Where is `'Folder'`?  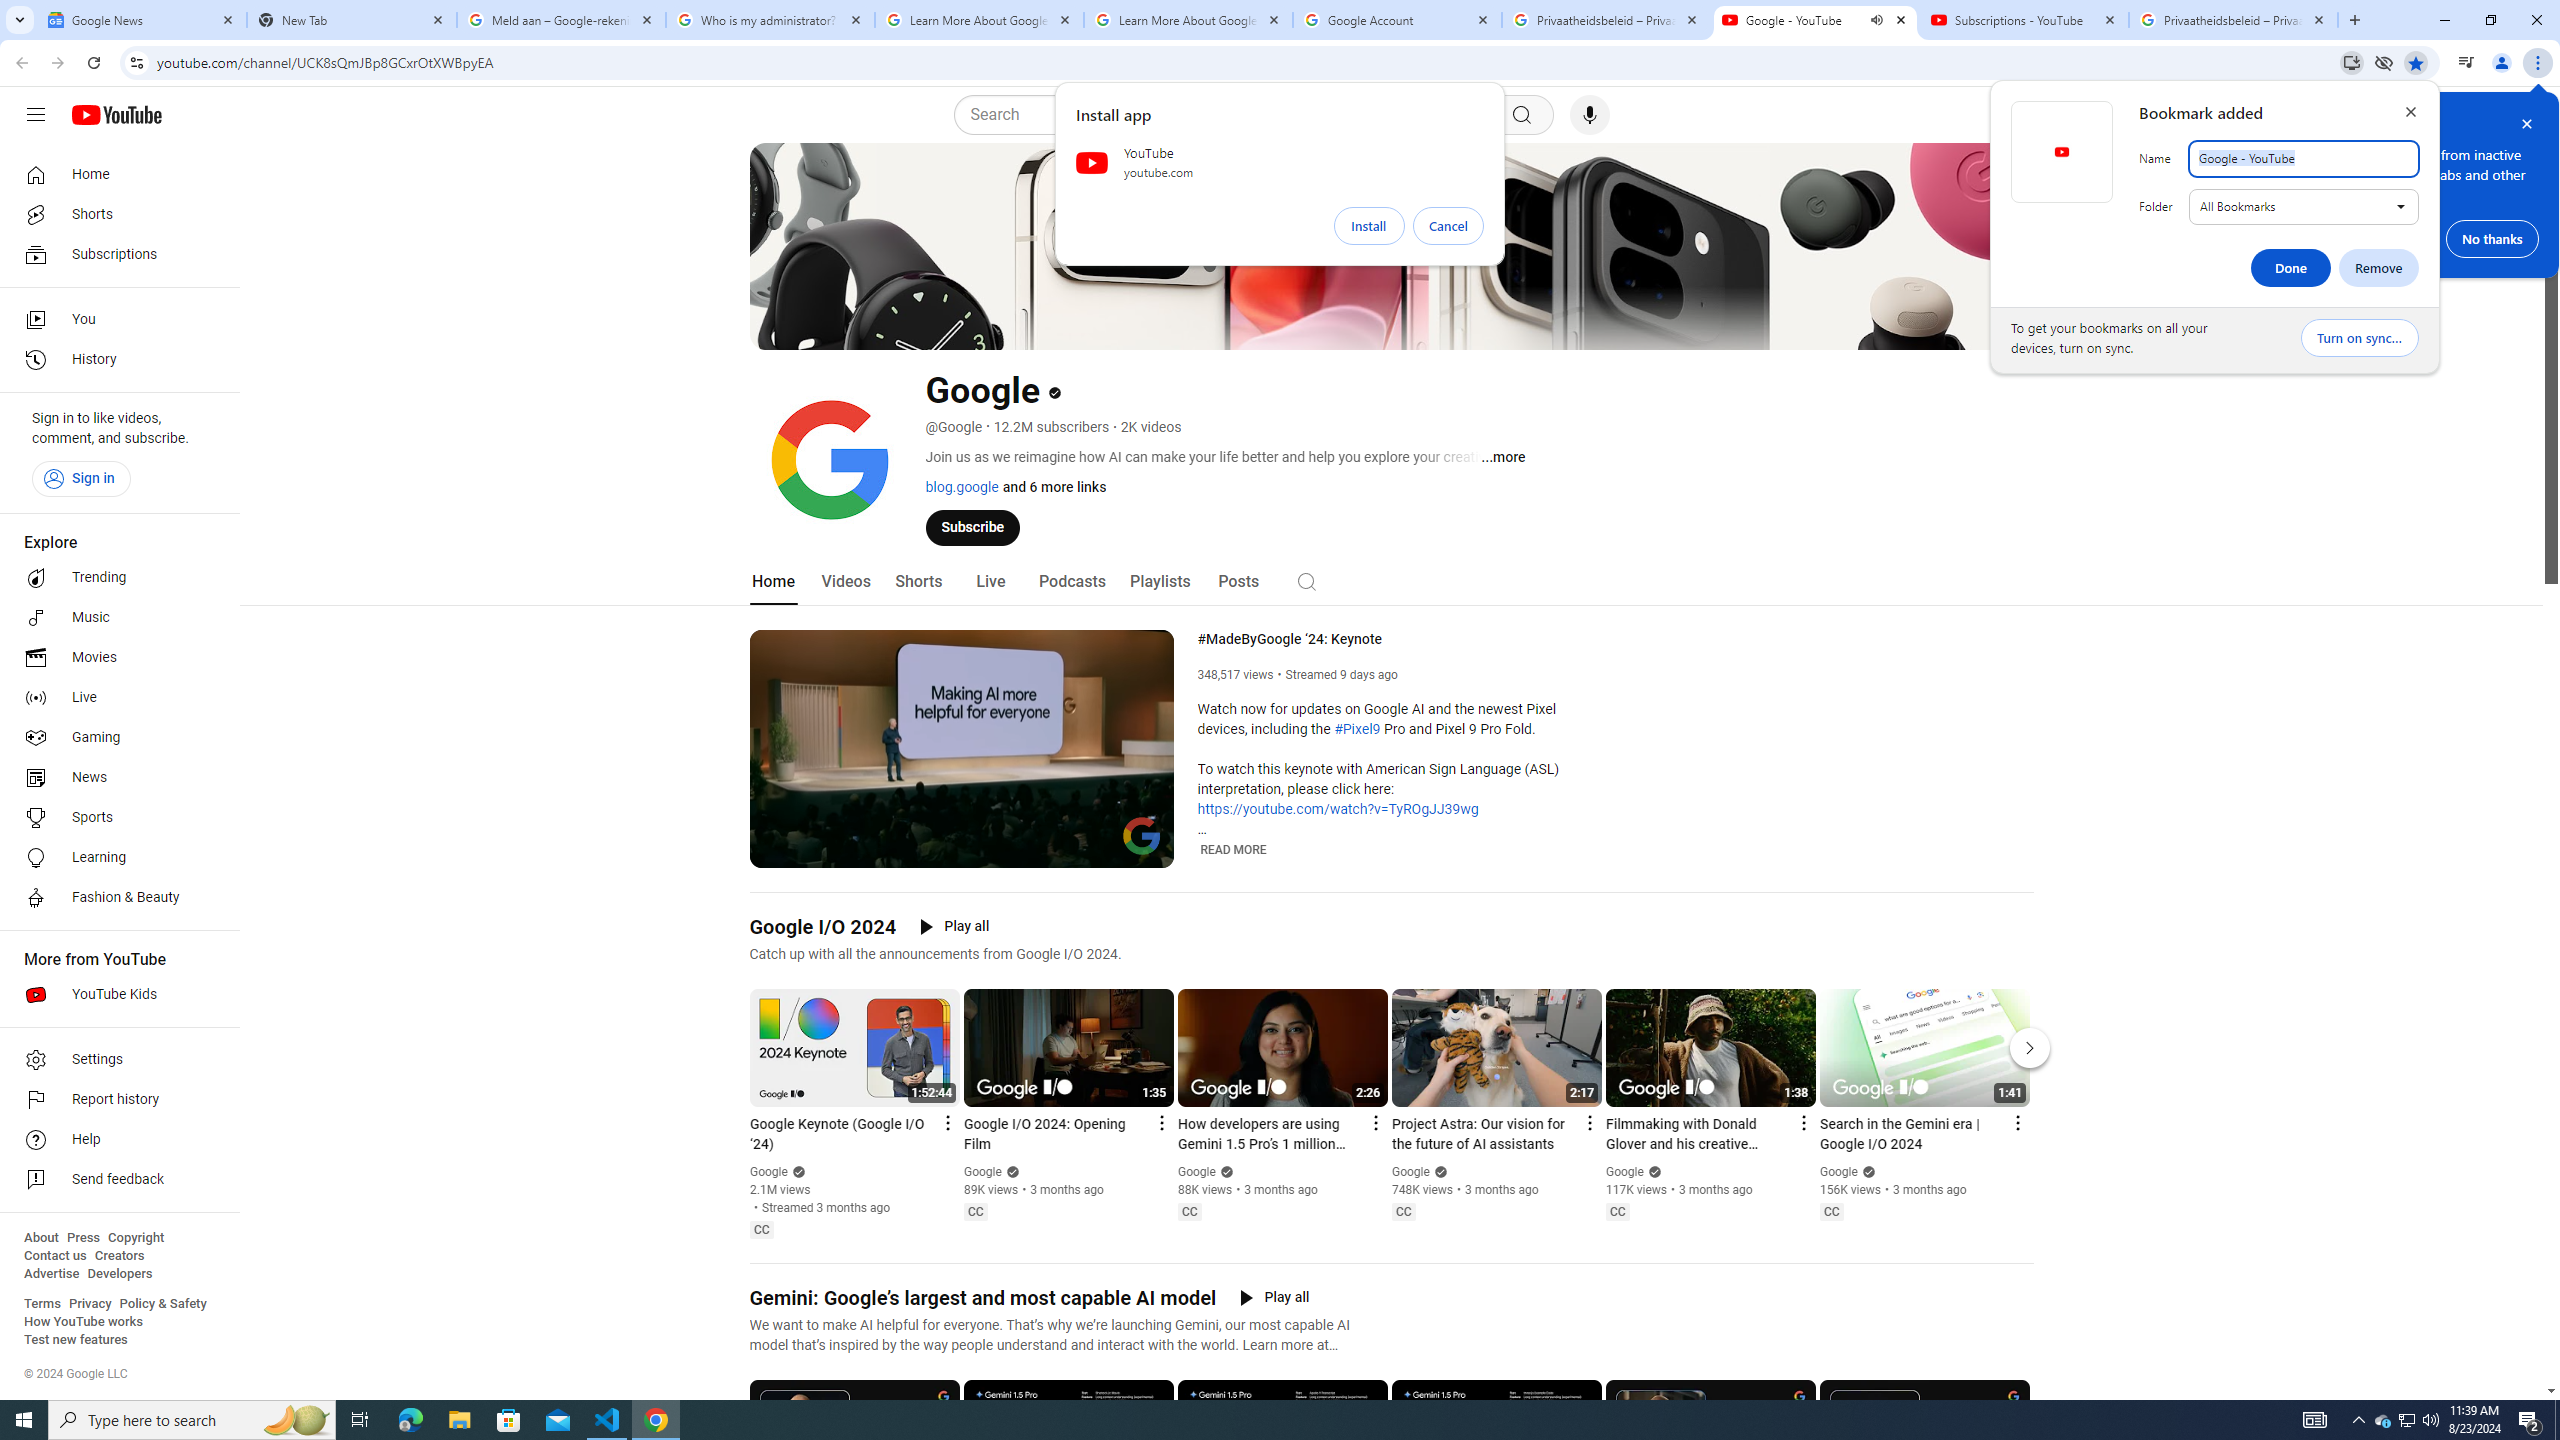
'Folder' is located at coordinates (2303, 206).